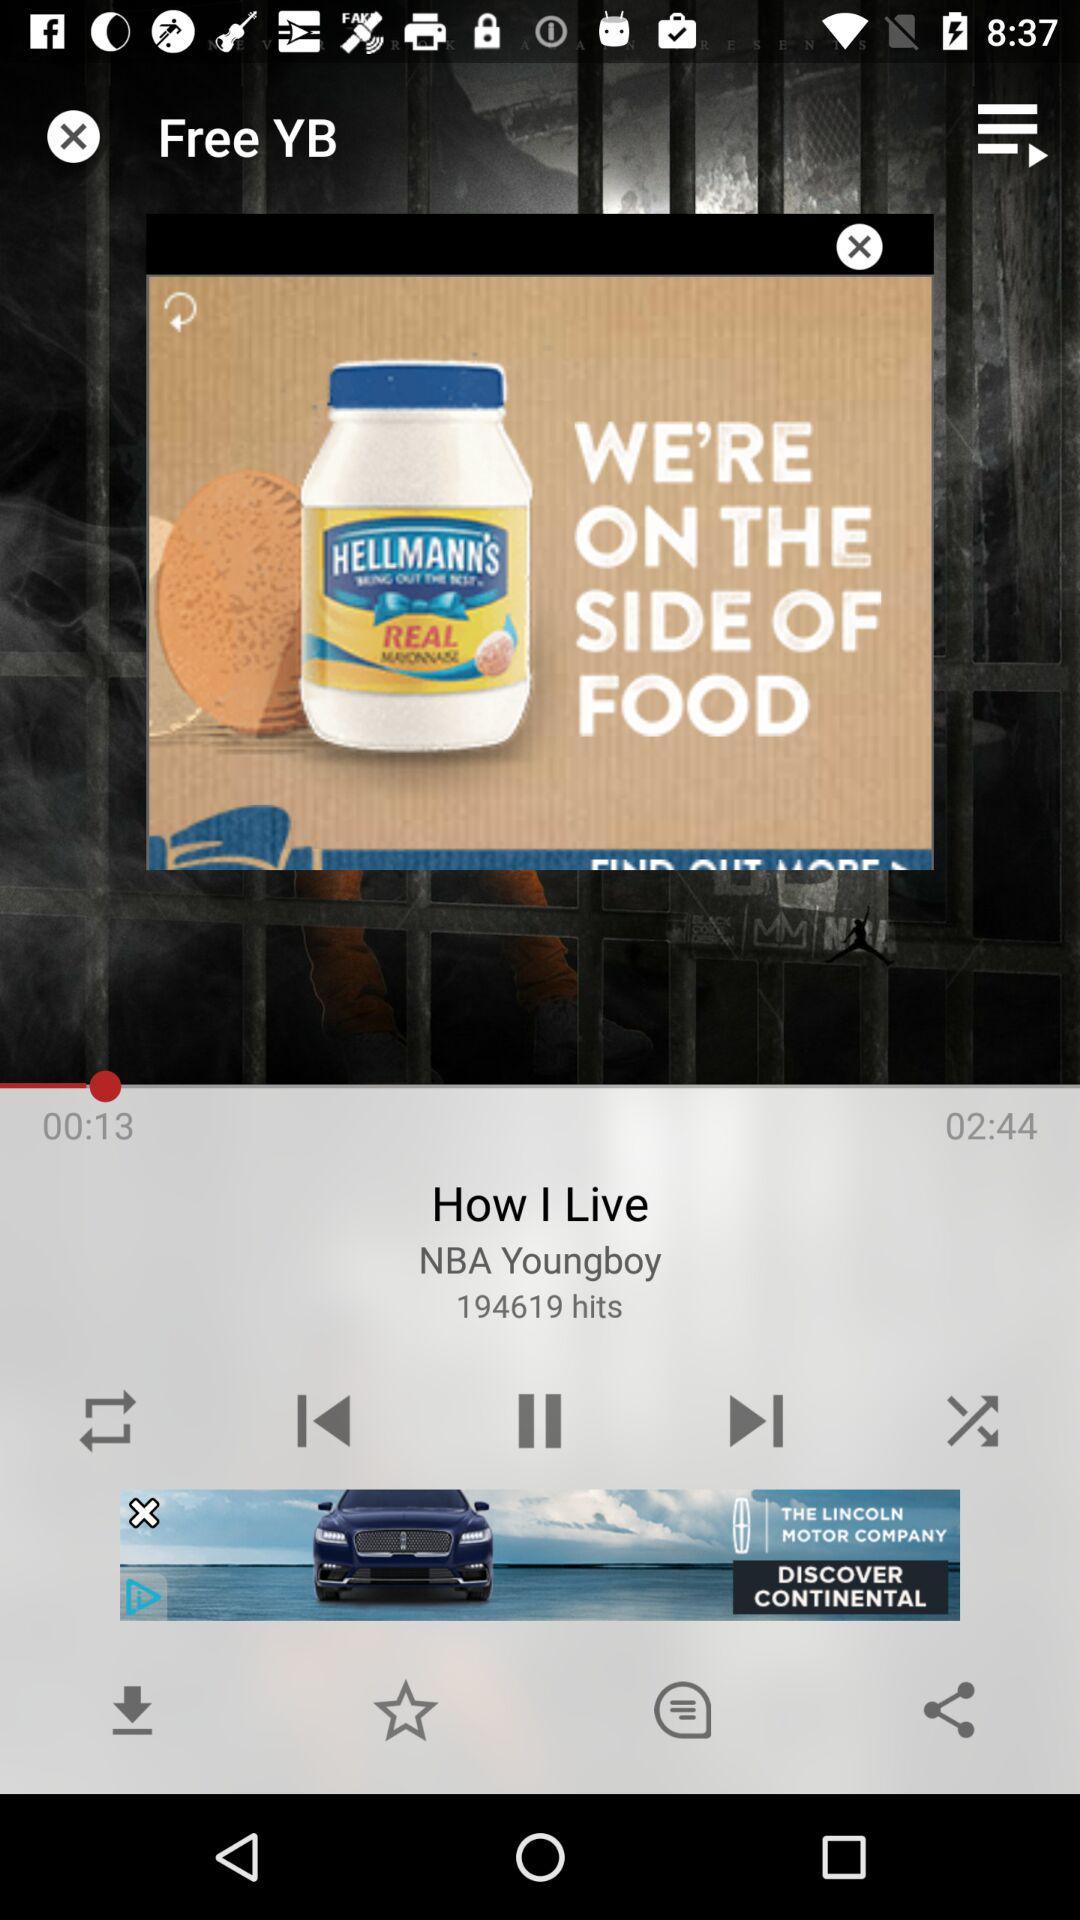 The width and height of the screenshot is (1080, 1920). I want to click on the skip_next icon, so click(756, 1420).